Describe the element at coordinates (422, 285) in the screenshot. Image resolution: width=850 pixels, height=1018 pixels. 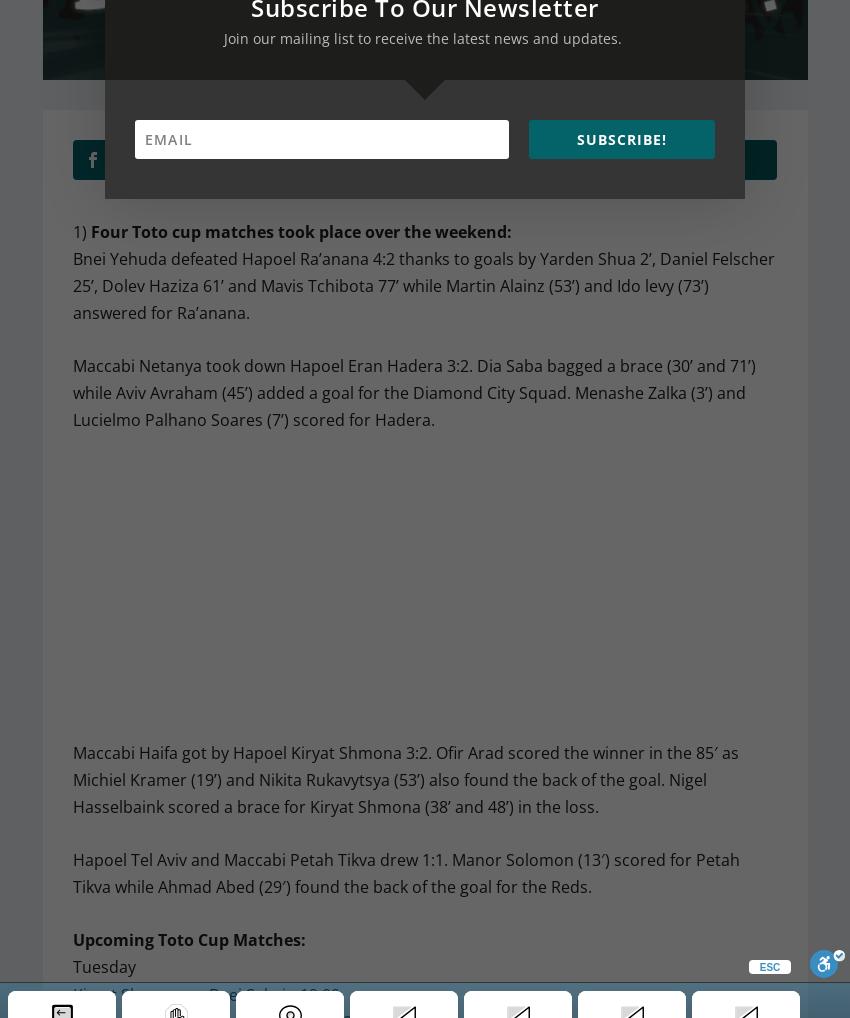
I see `'Bnei Yehuda defeated Hapoel Ra’anana 4:2 thanks to goals by Yarden Shua 2’, Daniel Felscher 25’, Dolev Haziza 61’ and Mavis Tchibota 77’ while Martin Alainz (53’) and Ido levy (73’) answered for Ra’anana.'` at that location.